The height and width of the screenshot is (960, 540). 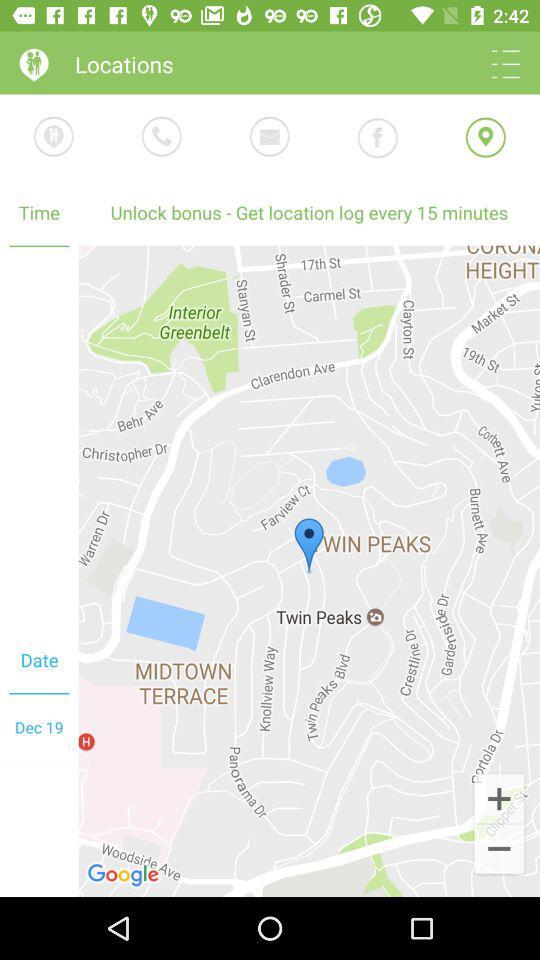 What do you see at coordinates (309, 571) in the screenshot?
I see `the item below time app` at bounding box center [309, 571].